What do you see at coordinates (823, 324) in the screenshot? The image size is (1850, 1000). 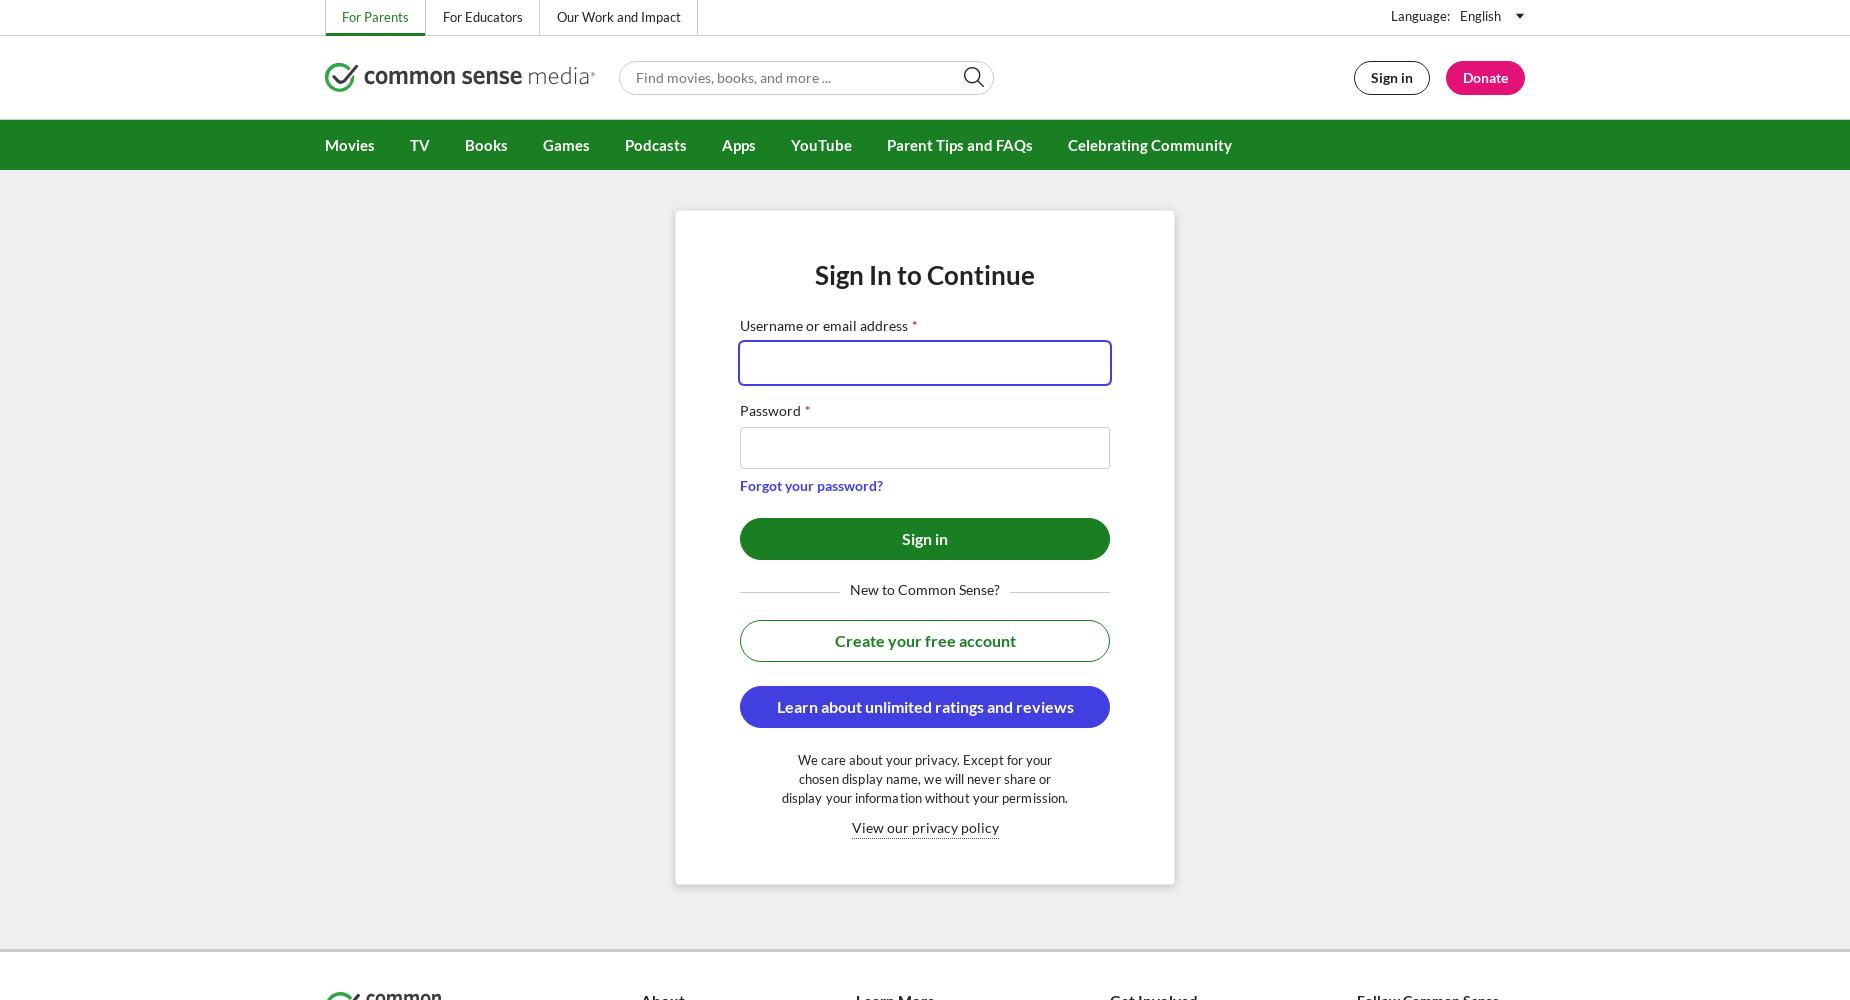 I see `'Username or email address'` at bounding box center [823, 324].